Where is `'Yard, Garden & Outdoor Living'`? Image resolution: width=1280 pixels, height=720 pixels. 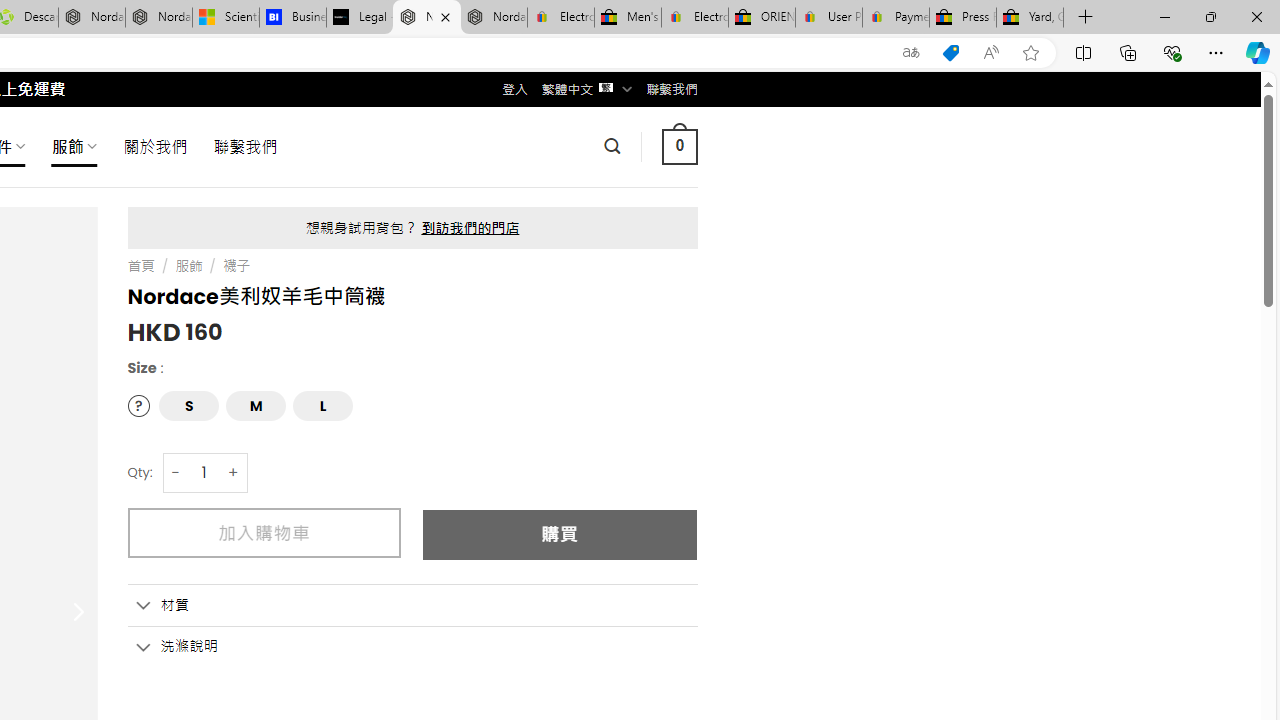 'Yard, Garden & Outdoor Living' is located at coordinates (1030, 17).